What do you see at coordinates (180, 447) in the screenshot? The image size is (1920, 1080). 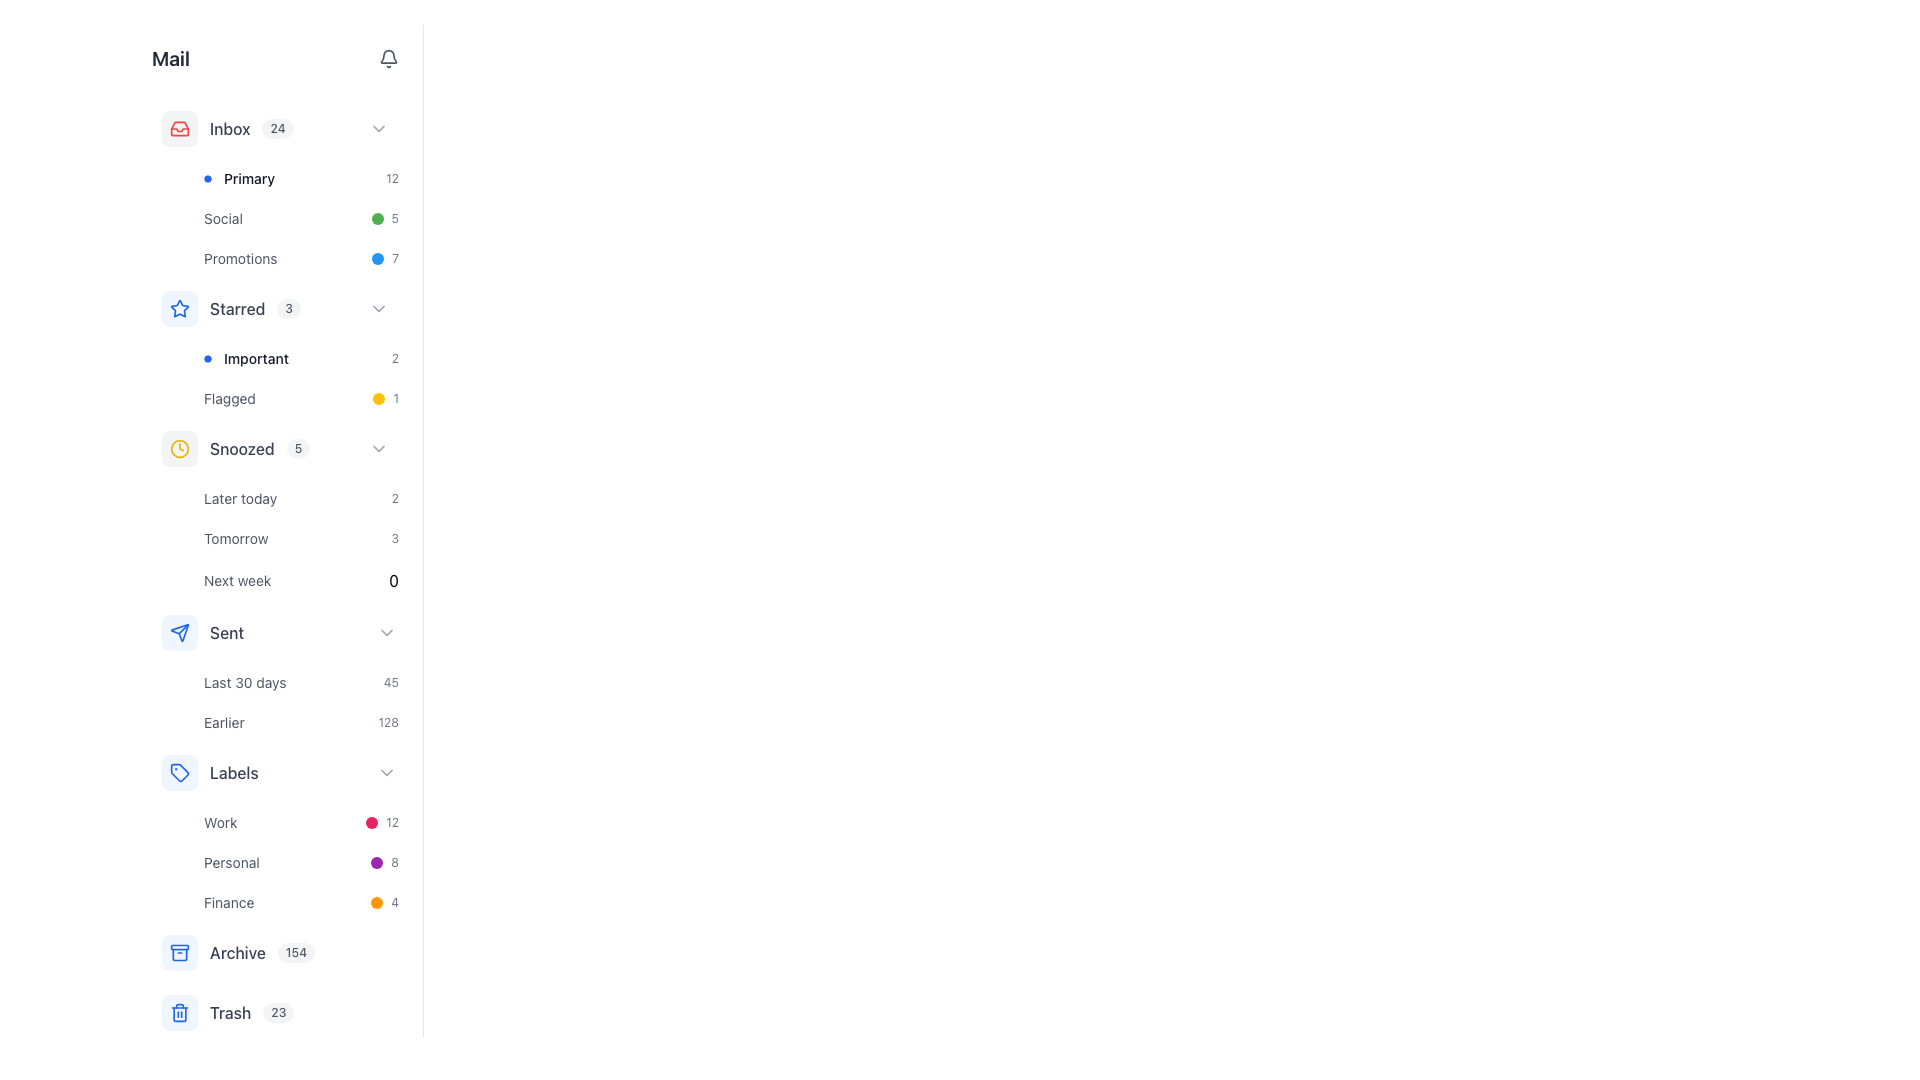 I see `the circular clock icon with a yellow outline located in the 'Snoozed' section of the sidebar` at bounding box center [180, 447].